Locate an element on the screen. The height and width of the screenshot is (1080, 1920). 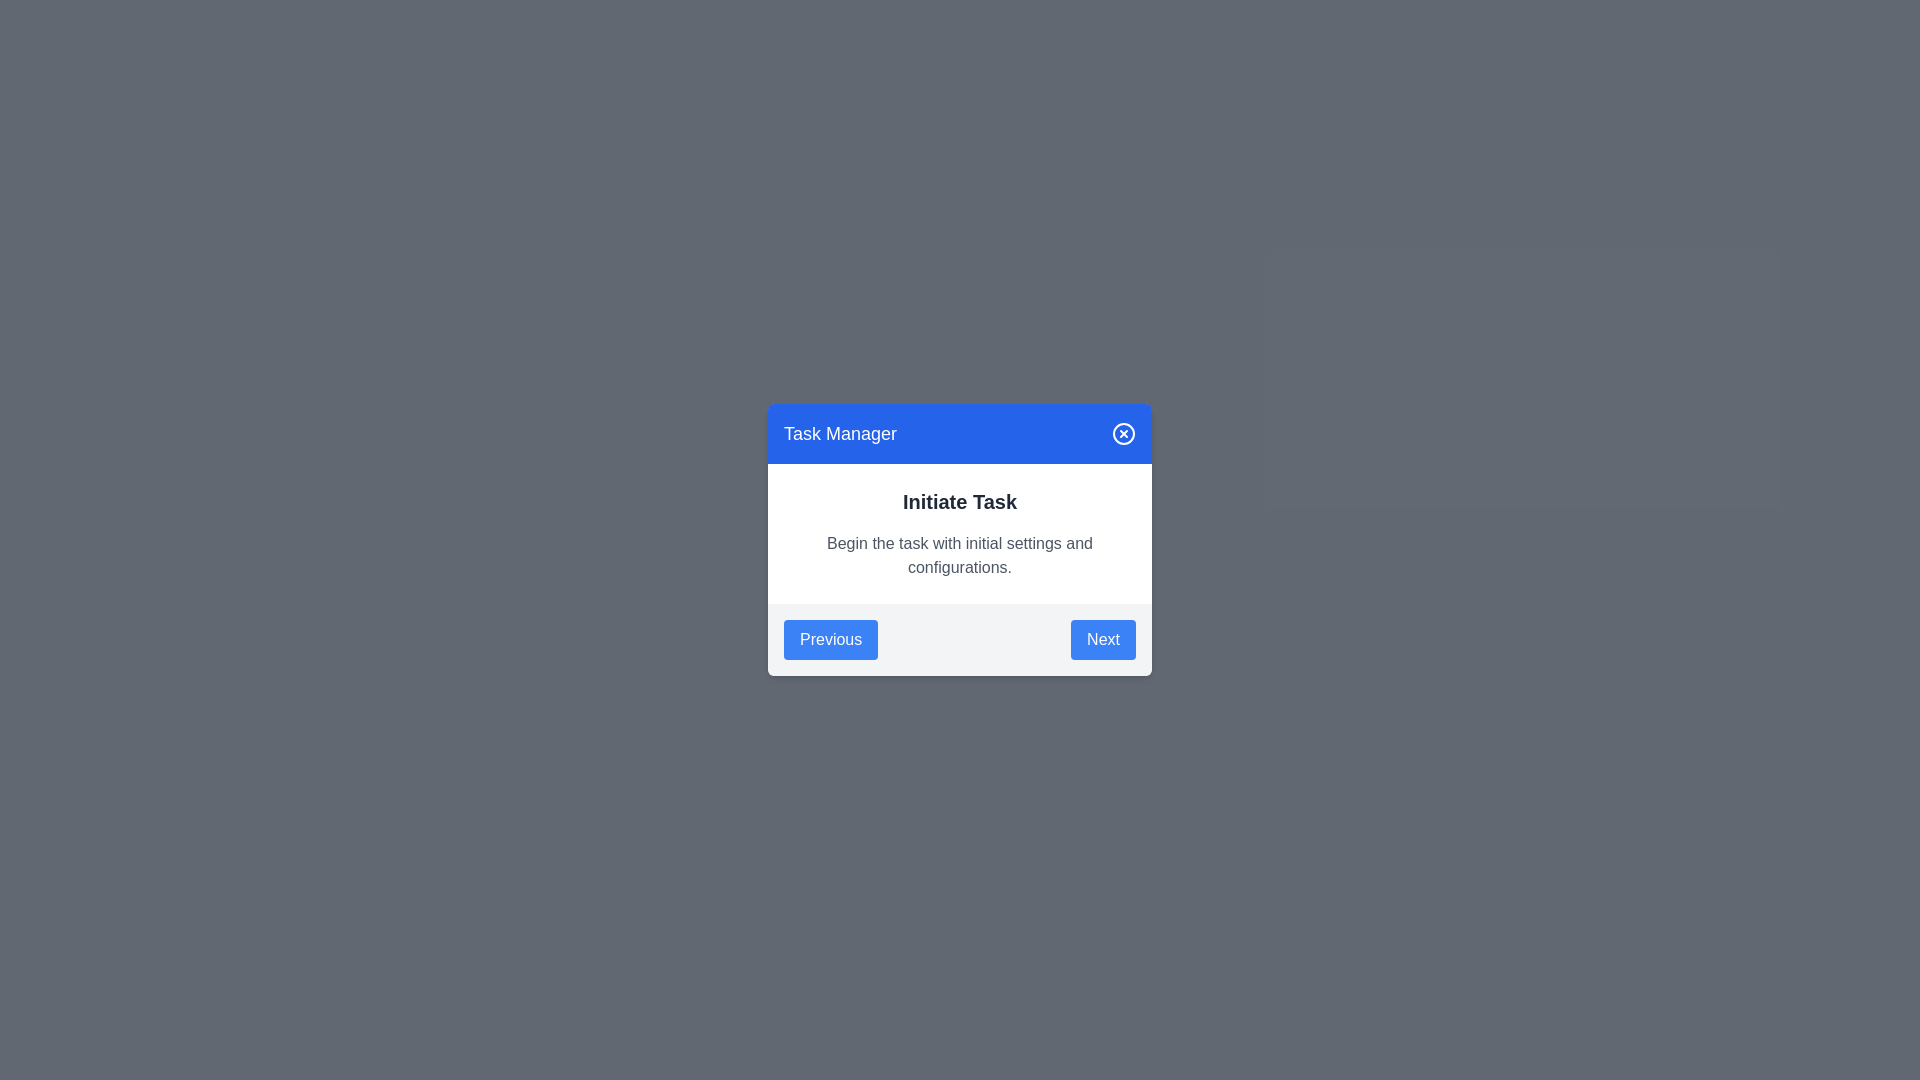
the Next button to navigate between tasks is located at coordinates (1102, 640).